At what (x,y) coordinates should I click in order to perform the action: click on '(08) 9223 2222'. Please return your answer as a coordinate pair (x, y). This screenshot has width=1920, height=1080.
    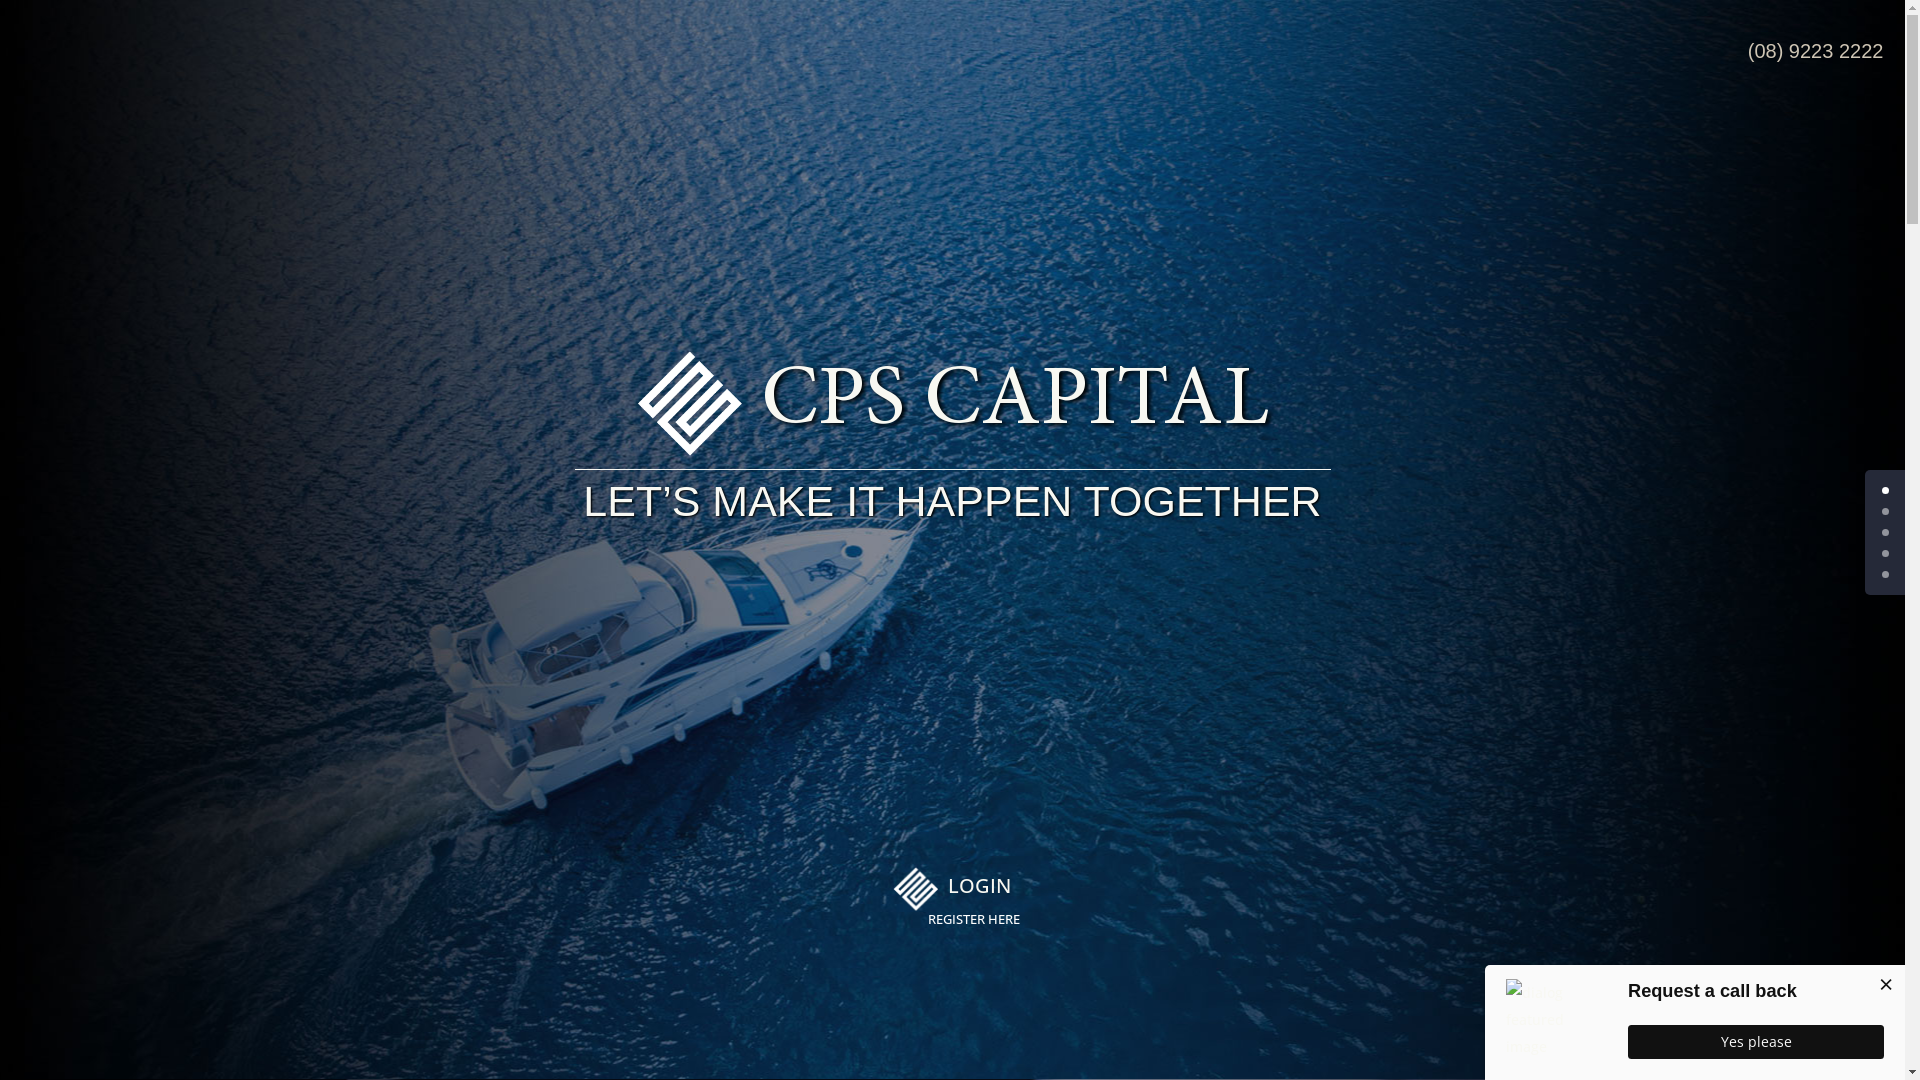
    Looking at the image, I should click on (1815, 49).